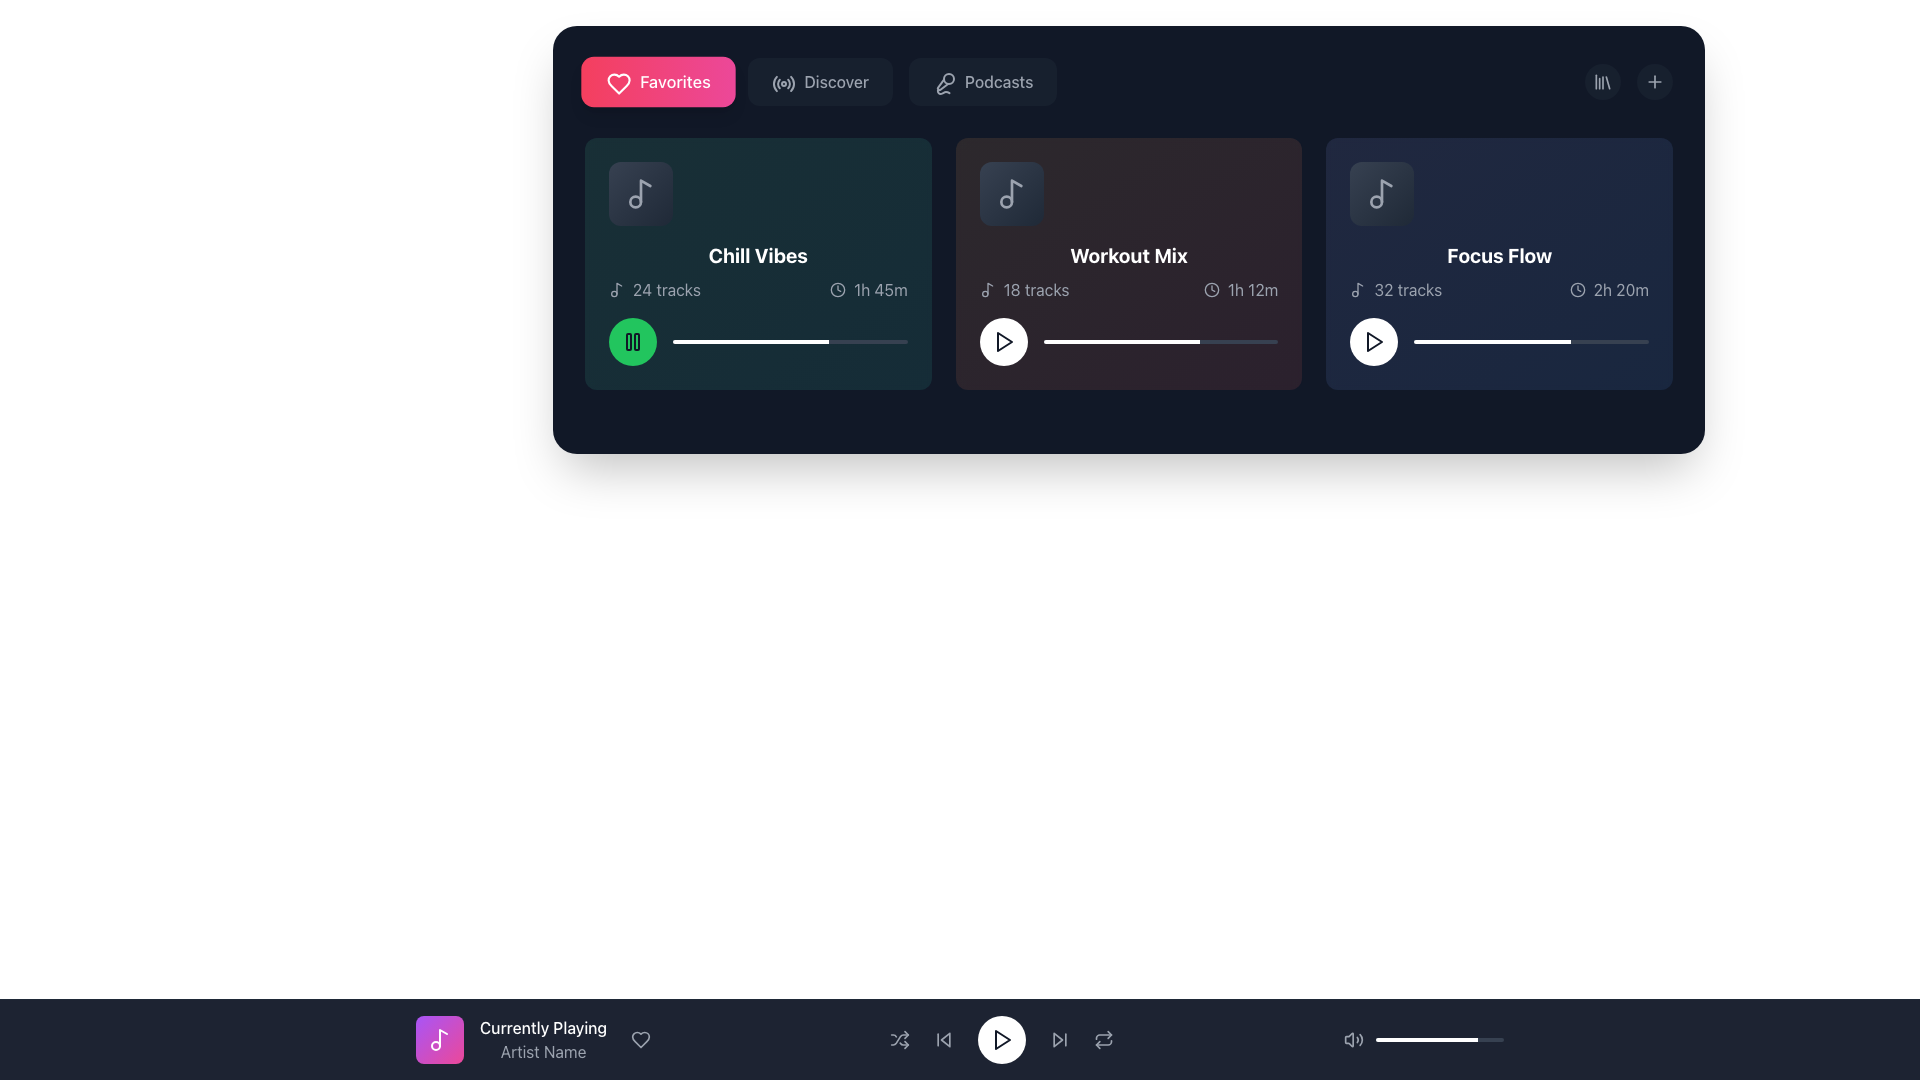 This screenshot has height=1080, width=1920. I want to click on the text label indicating the current playback status of the media player, located in the bottom center of the interface, to the right of the music note icon, so click(543, 1028).